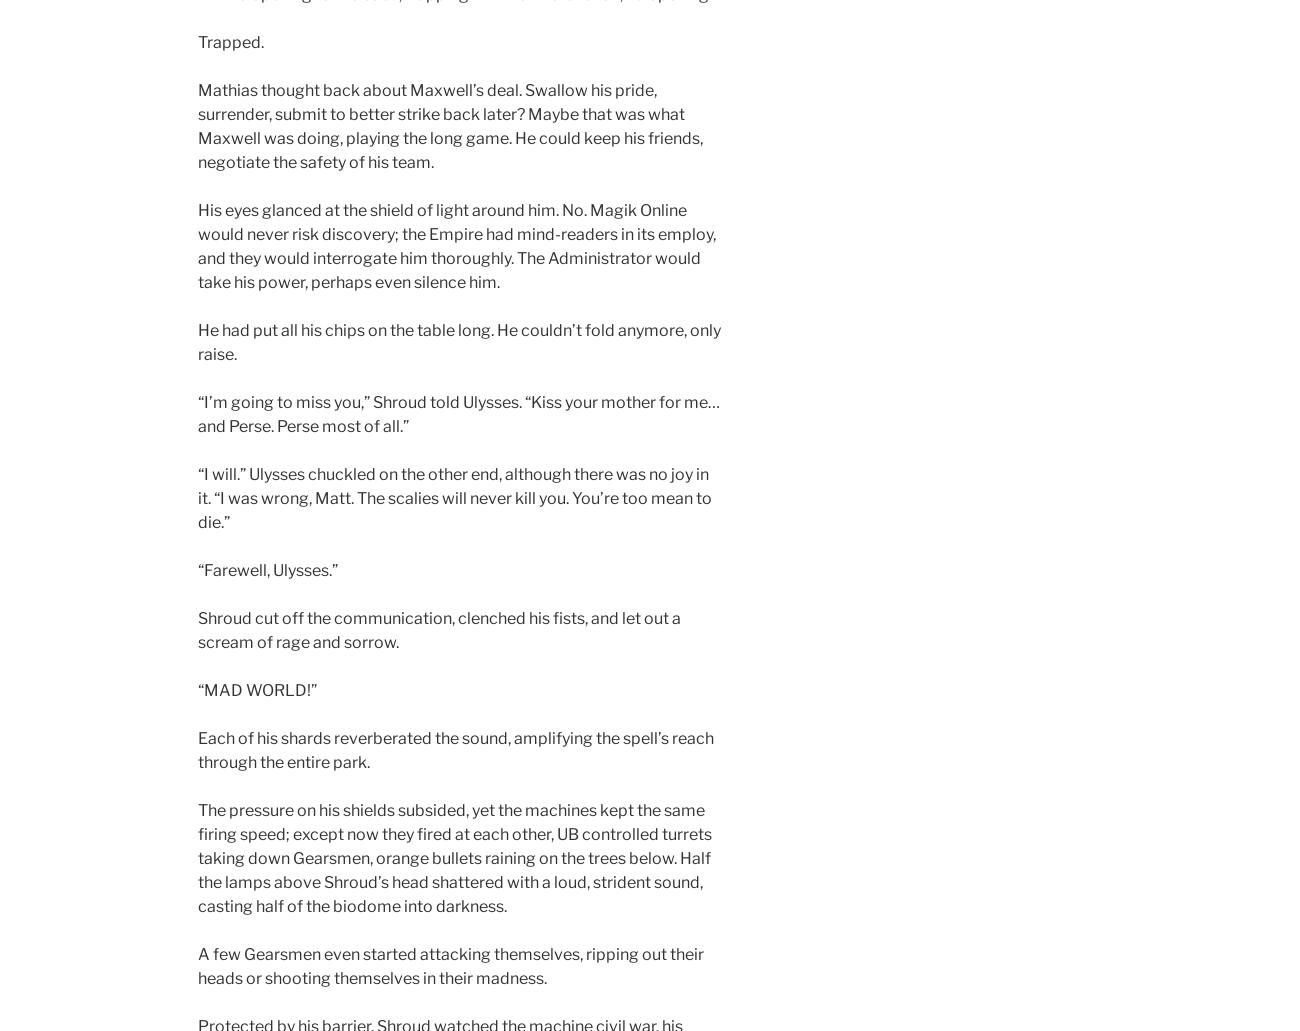  I want to click on 'Trapped.', so click(230, 42).